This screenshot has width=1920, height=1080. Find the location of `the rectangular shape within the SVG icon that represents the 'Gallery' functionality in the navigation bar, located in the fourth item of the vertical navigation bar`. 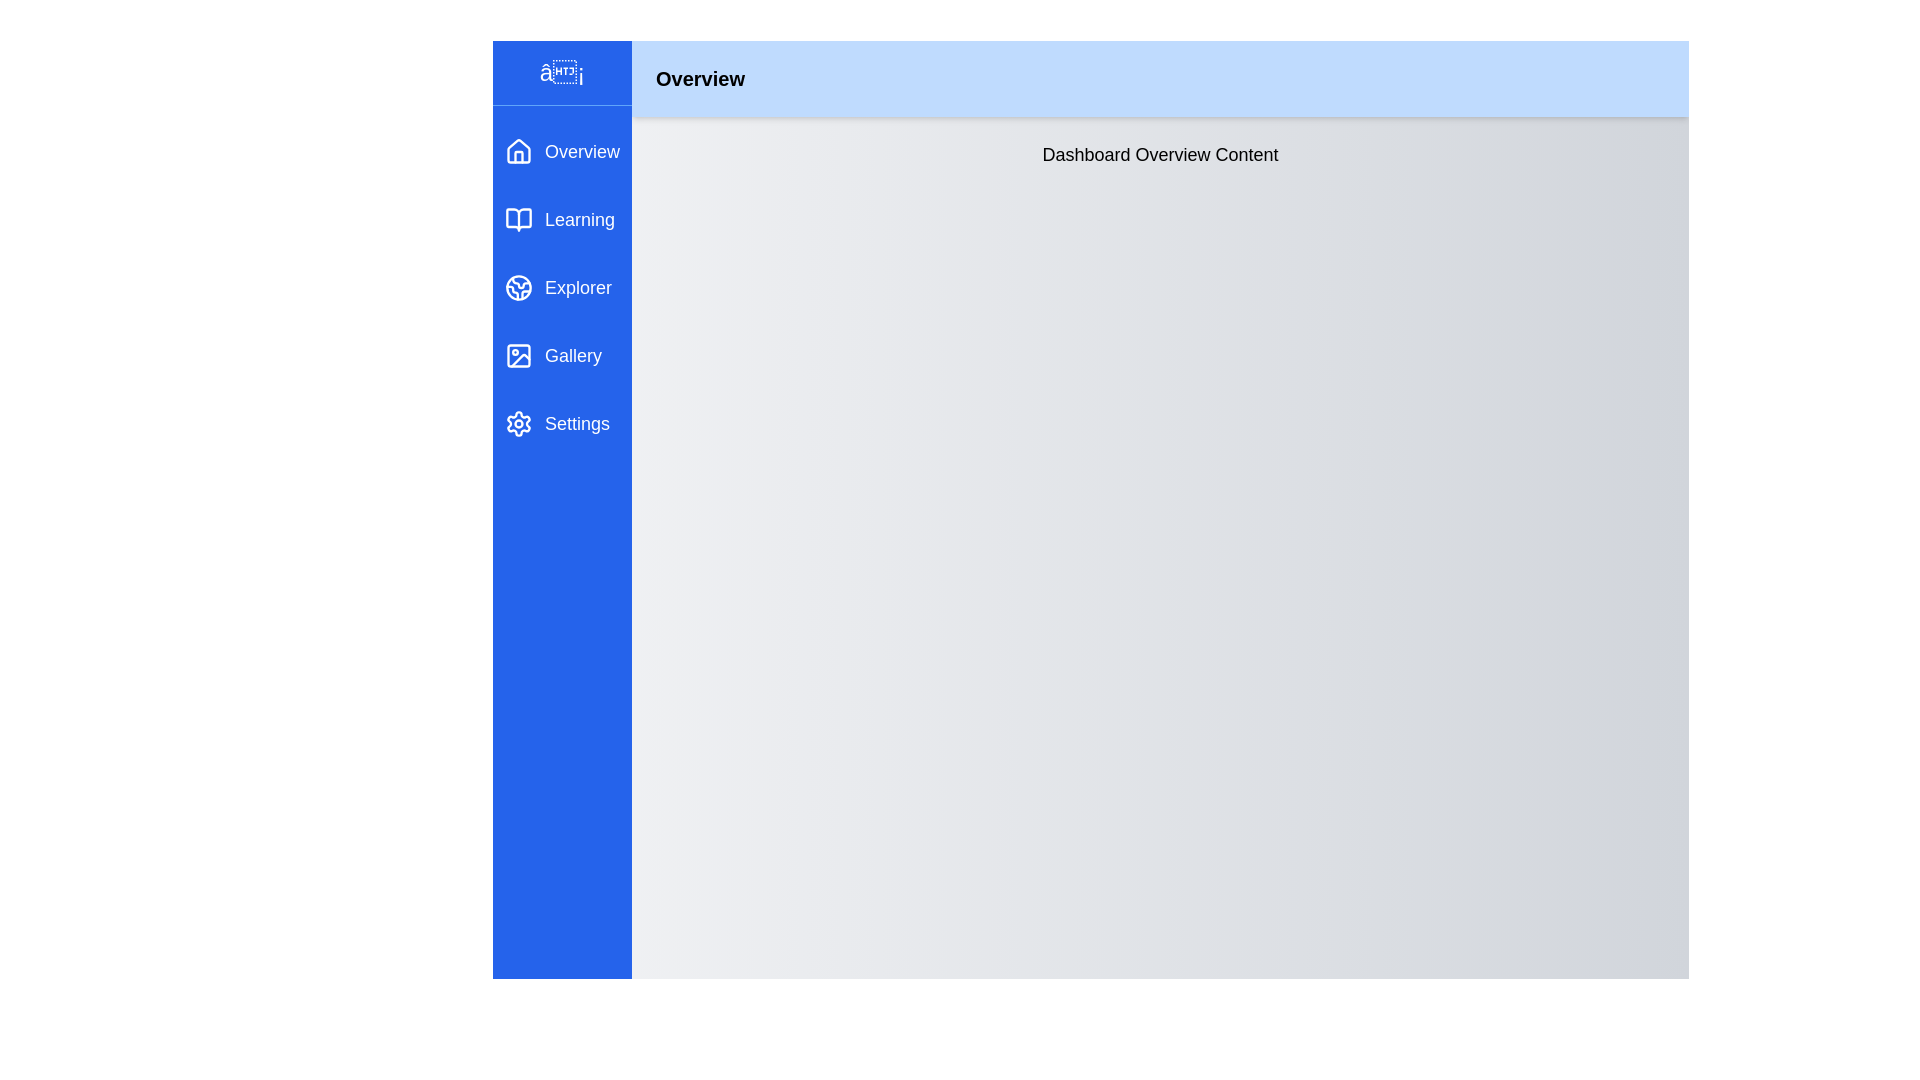

the rectangular shape within the SVG icon that represents the 'Gallery' functionality in the navigation bar, located in the fourth item of the vertical navigation bar is located at coordinates (518, 354).